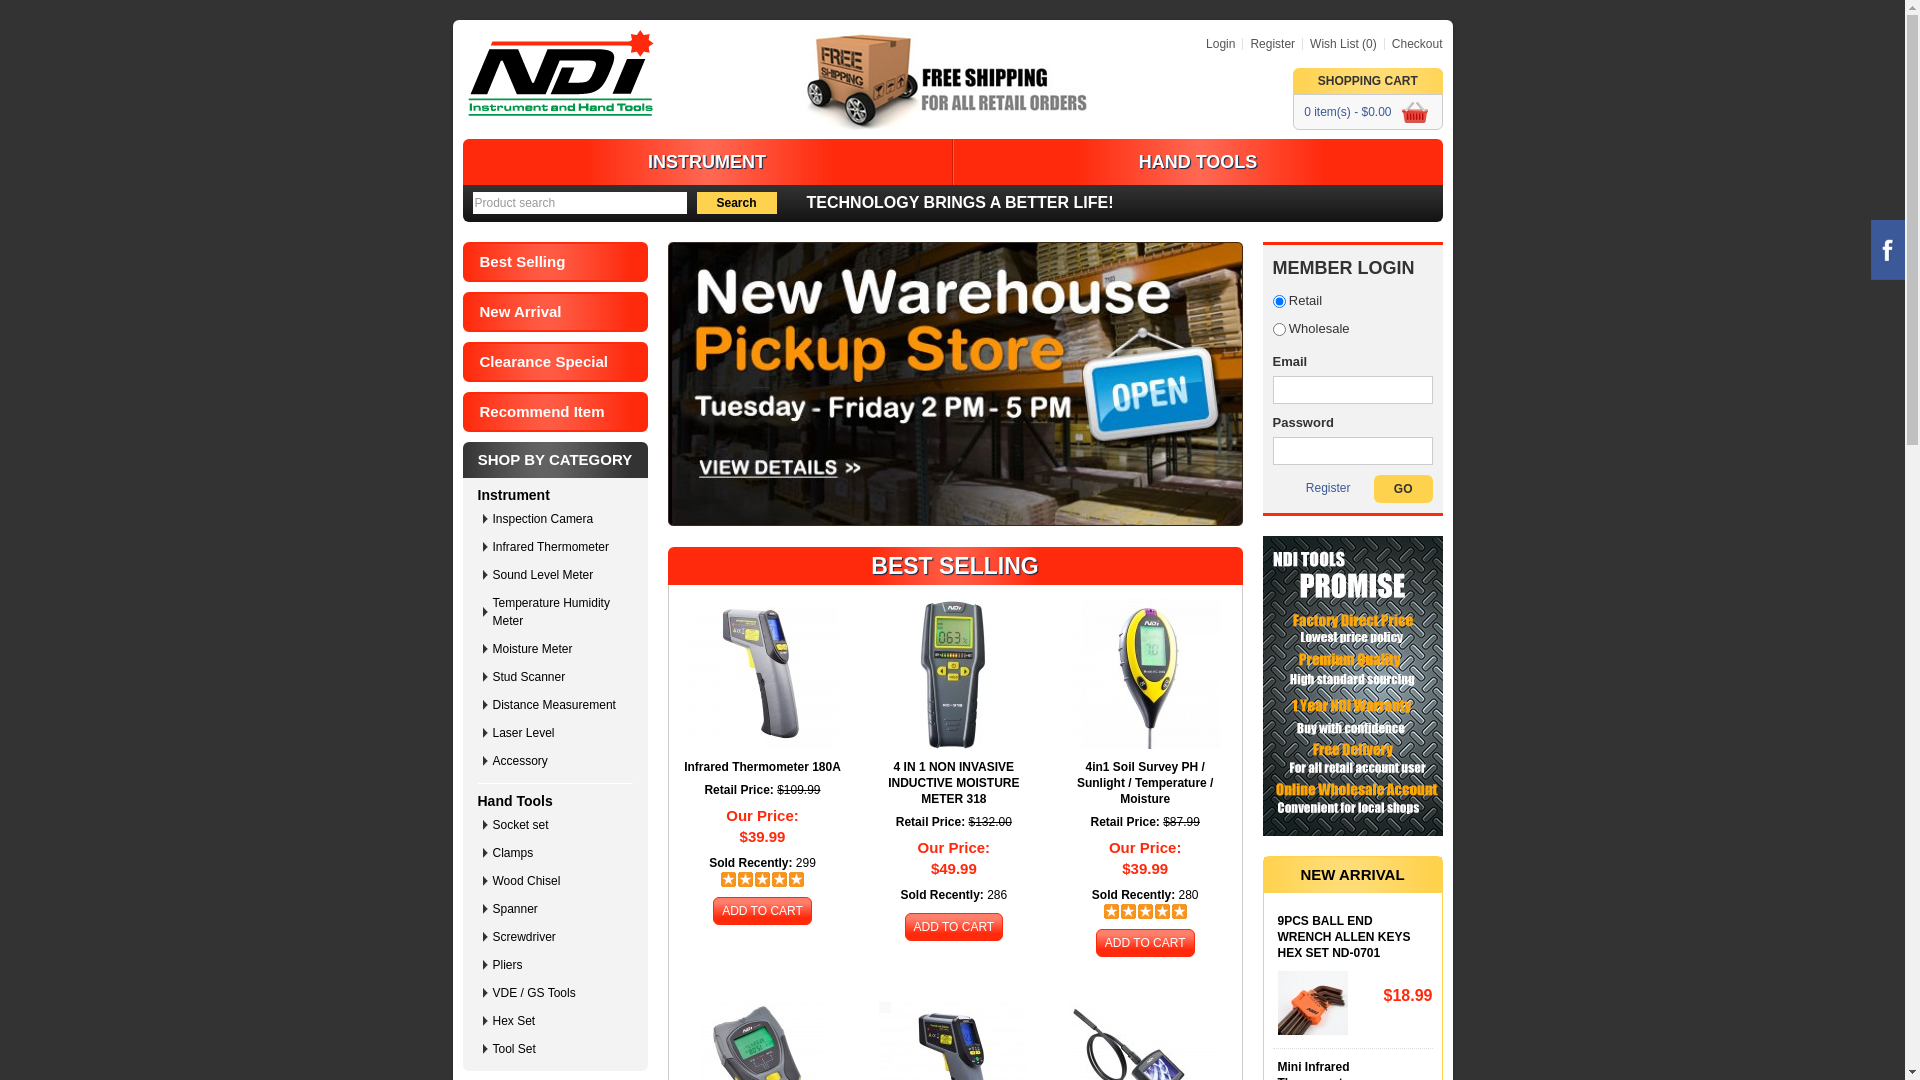 This screenshot has height=1080, width=1920. I want to click on 'Hex Set', so click(559, 1021).